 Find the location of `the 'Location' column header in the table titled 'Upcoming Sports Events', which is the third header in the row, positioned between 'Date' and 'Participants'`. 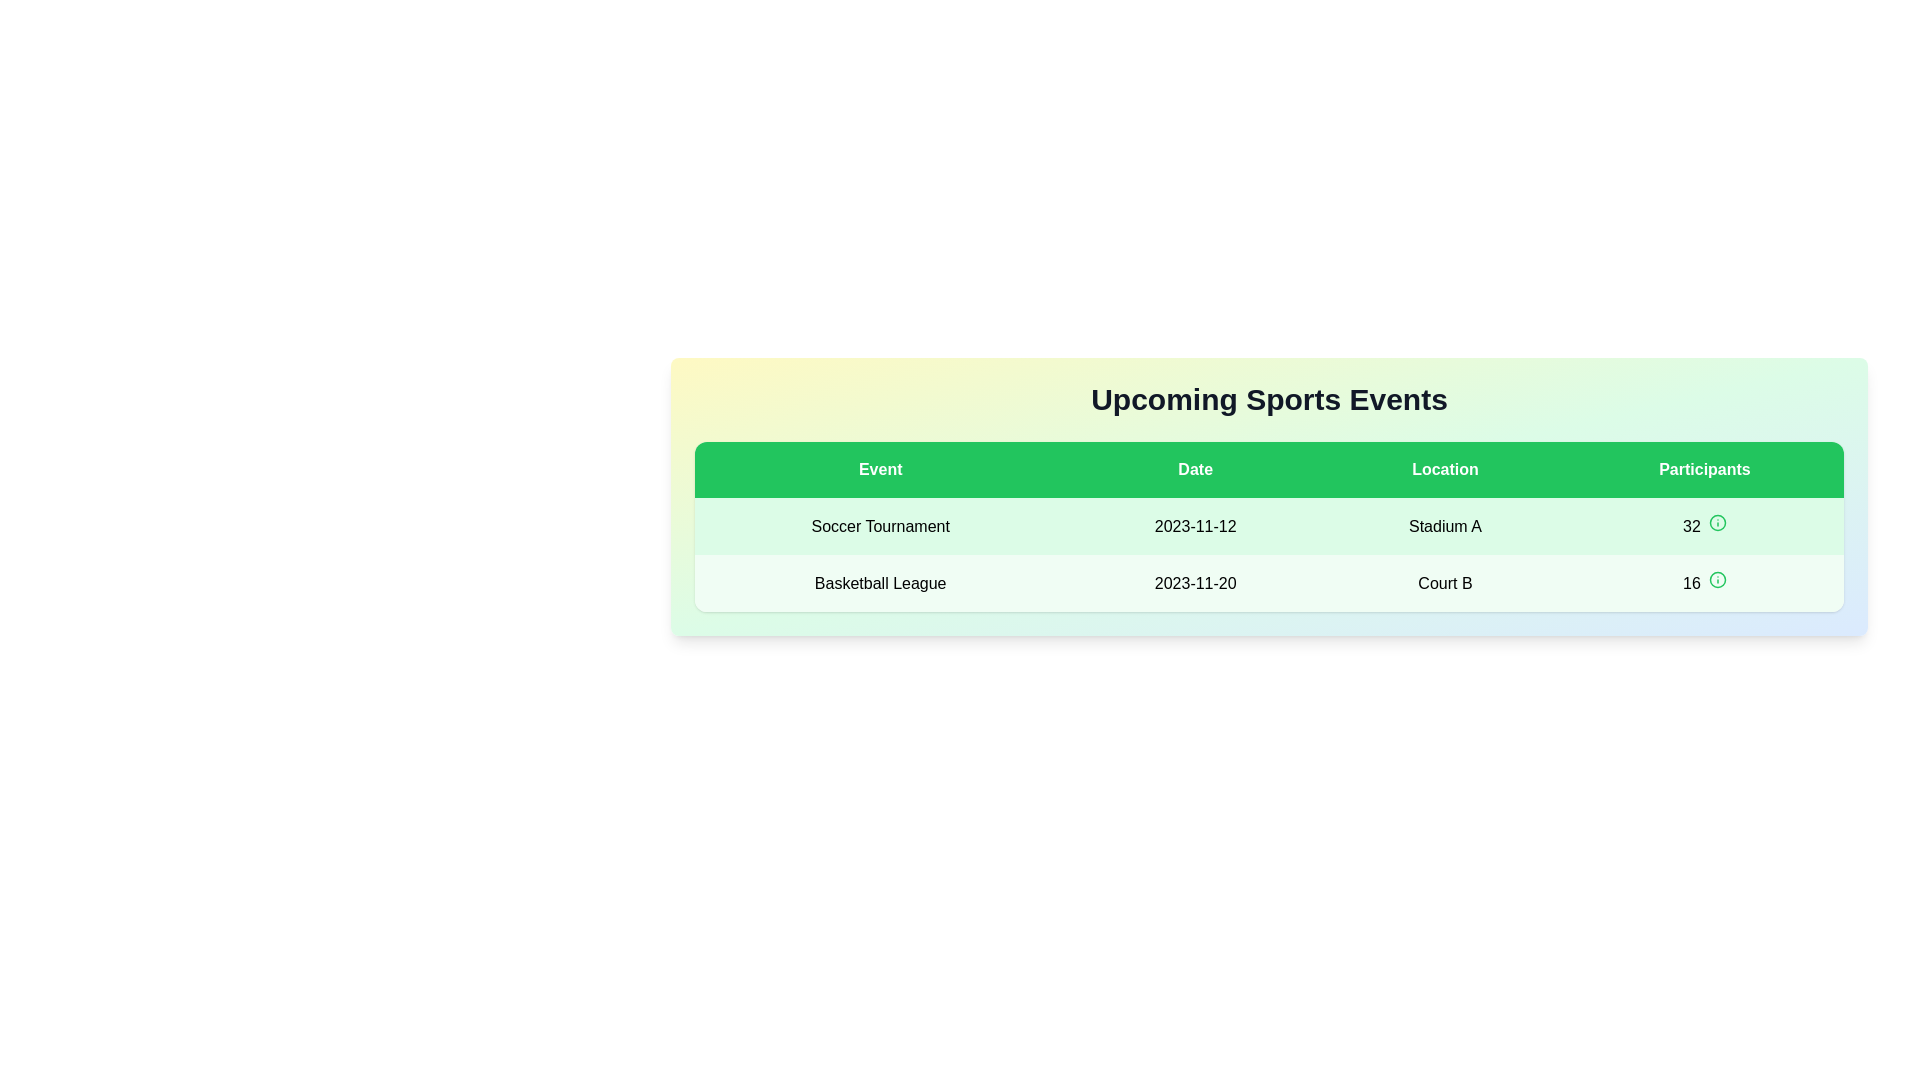

the 'Location' column header in the table titled 'Upcoming Sports Events', which is the third header in the row, positioned between 'Date' and 'Participants' is located at coordinates (1445, 470).